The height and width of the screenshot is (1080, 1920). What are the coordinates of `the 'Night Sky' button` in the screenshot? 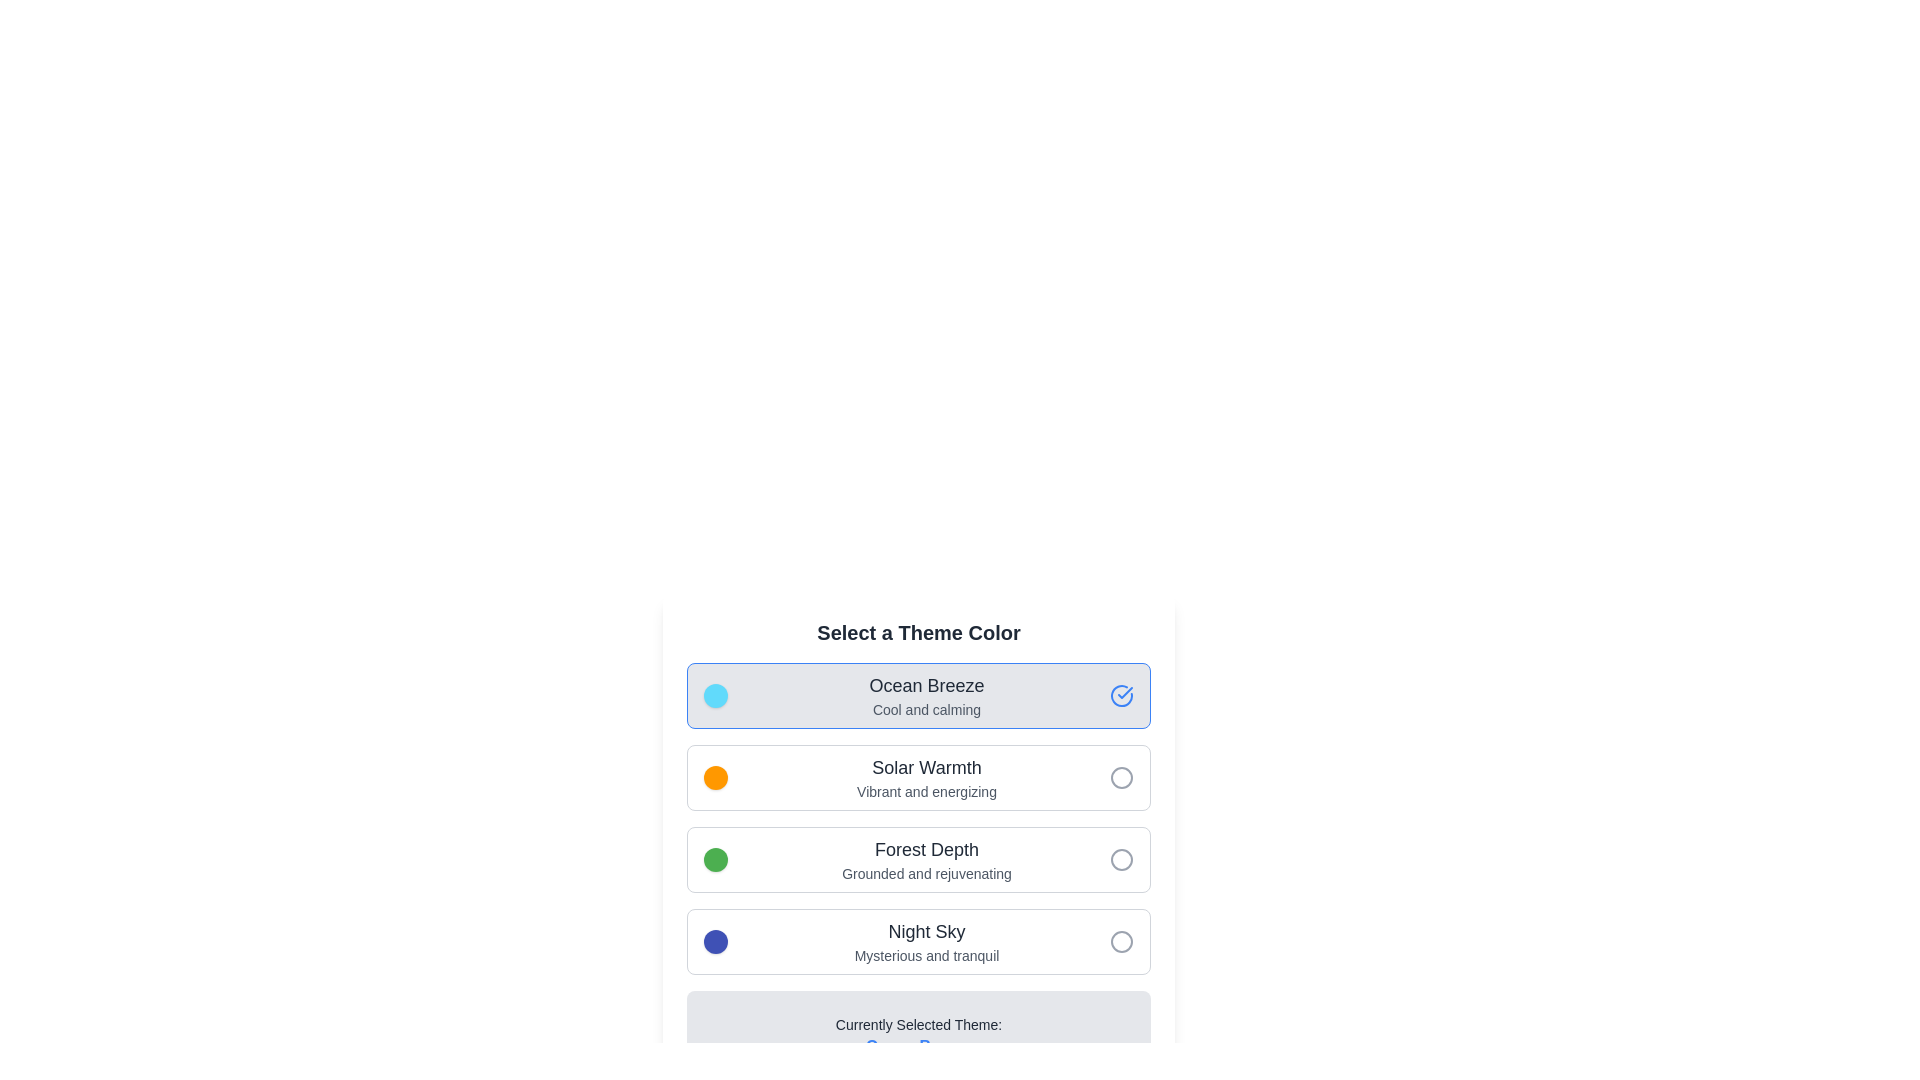 It's located at (917, 941).